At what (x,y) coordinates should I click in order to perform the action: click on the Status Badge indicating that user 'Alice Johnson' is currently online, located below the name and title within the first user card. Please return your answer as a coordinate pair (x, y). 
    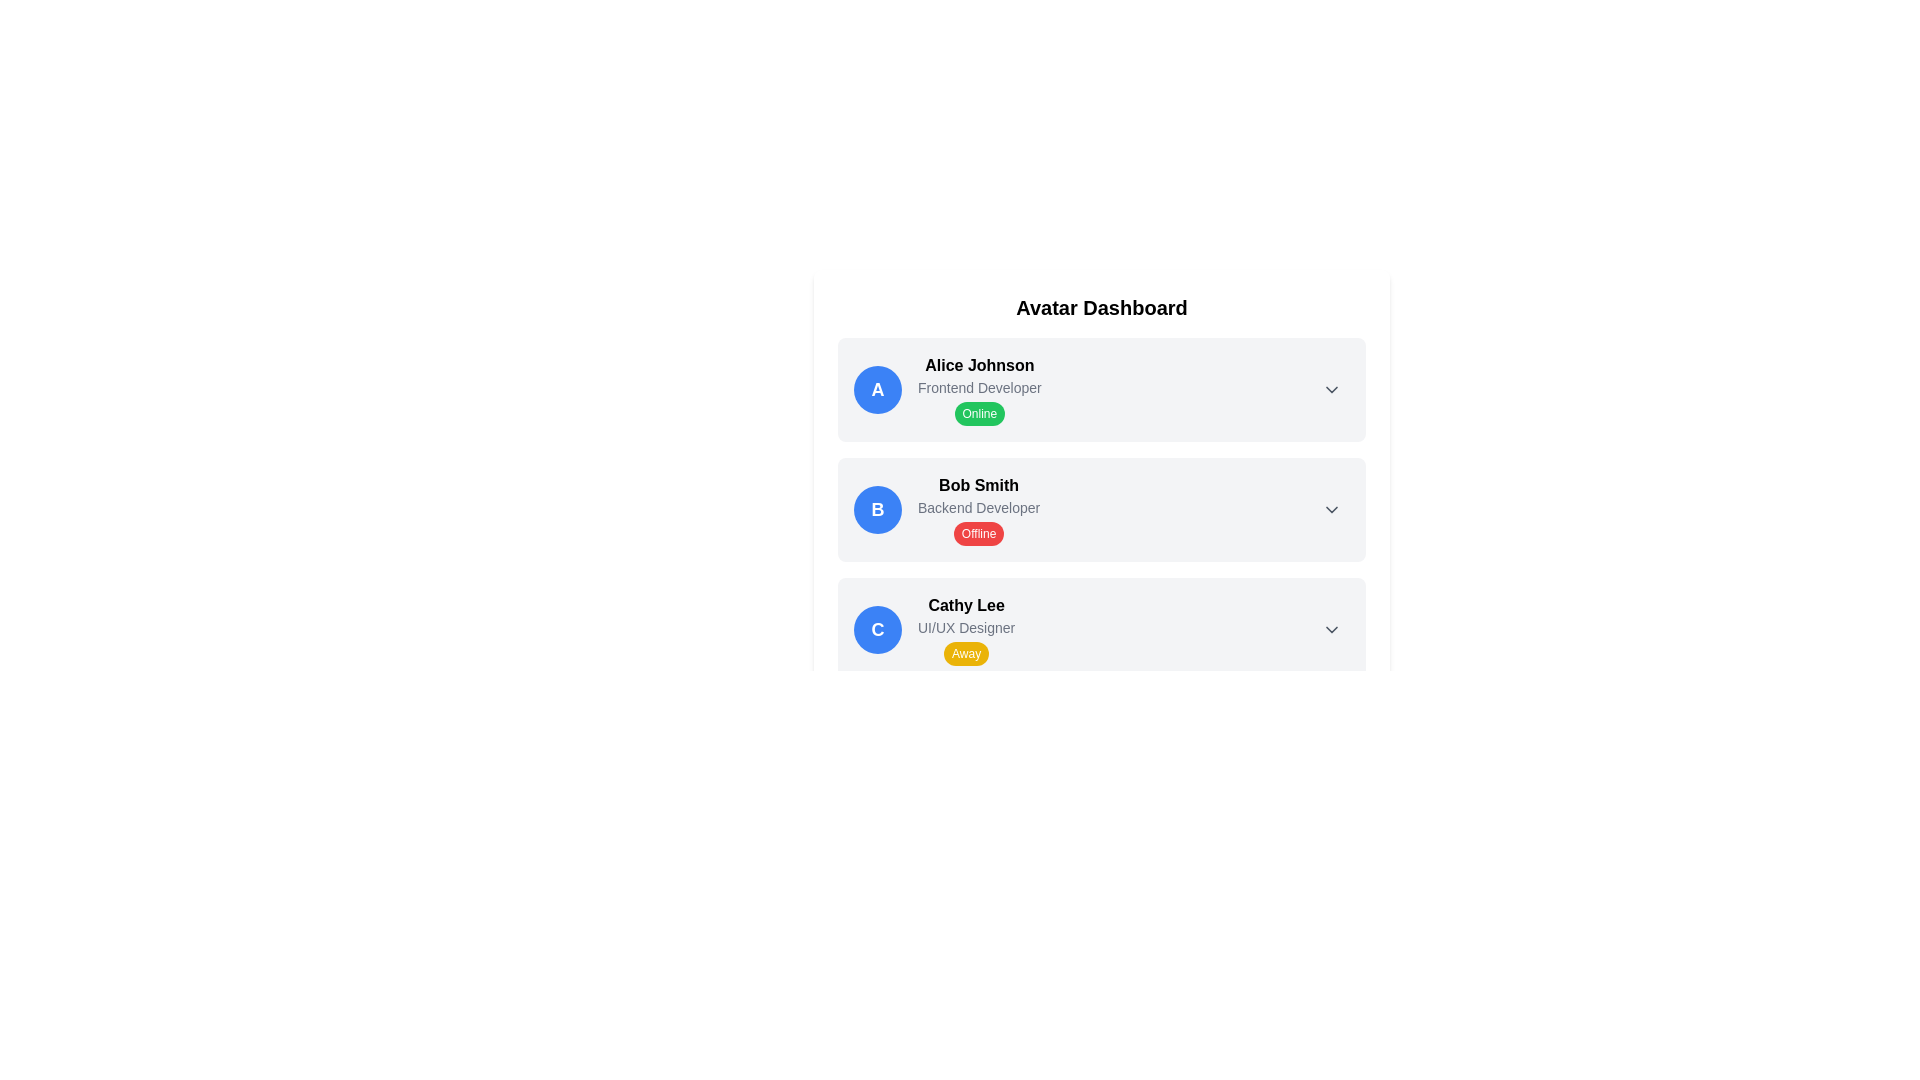
    Looking at the image, I should click on (979, 412).